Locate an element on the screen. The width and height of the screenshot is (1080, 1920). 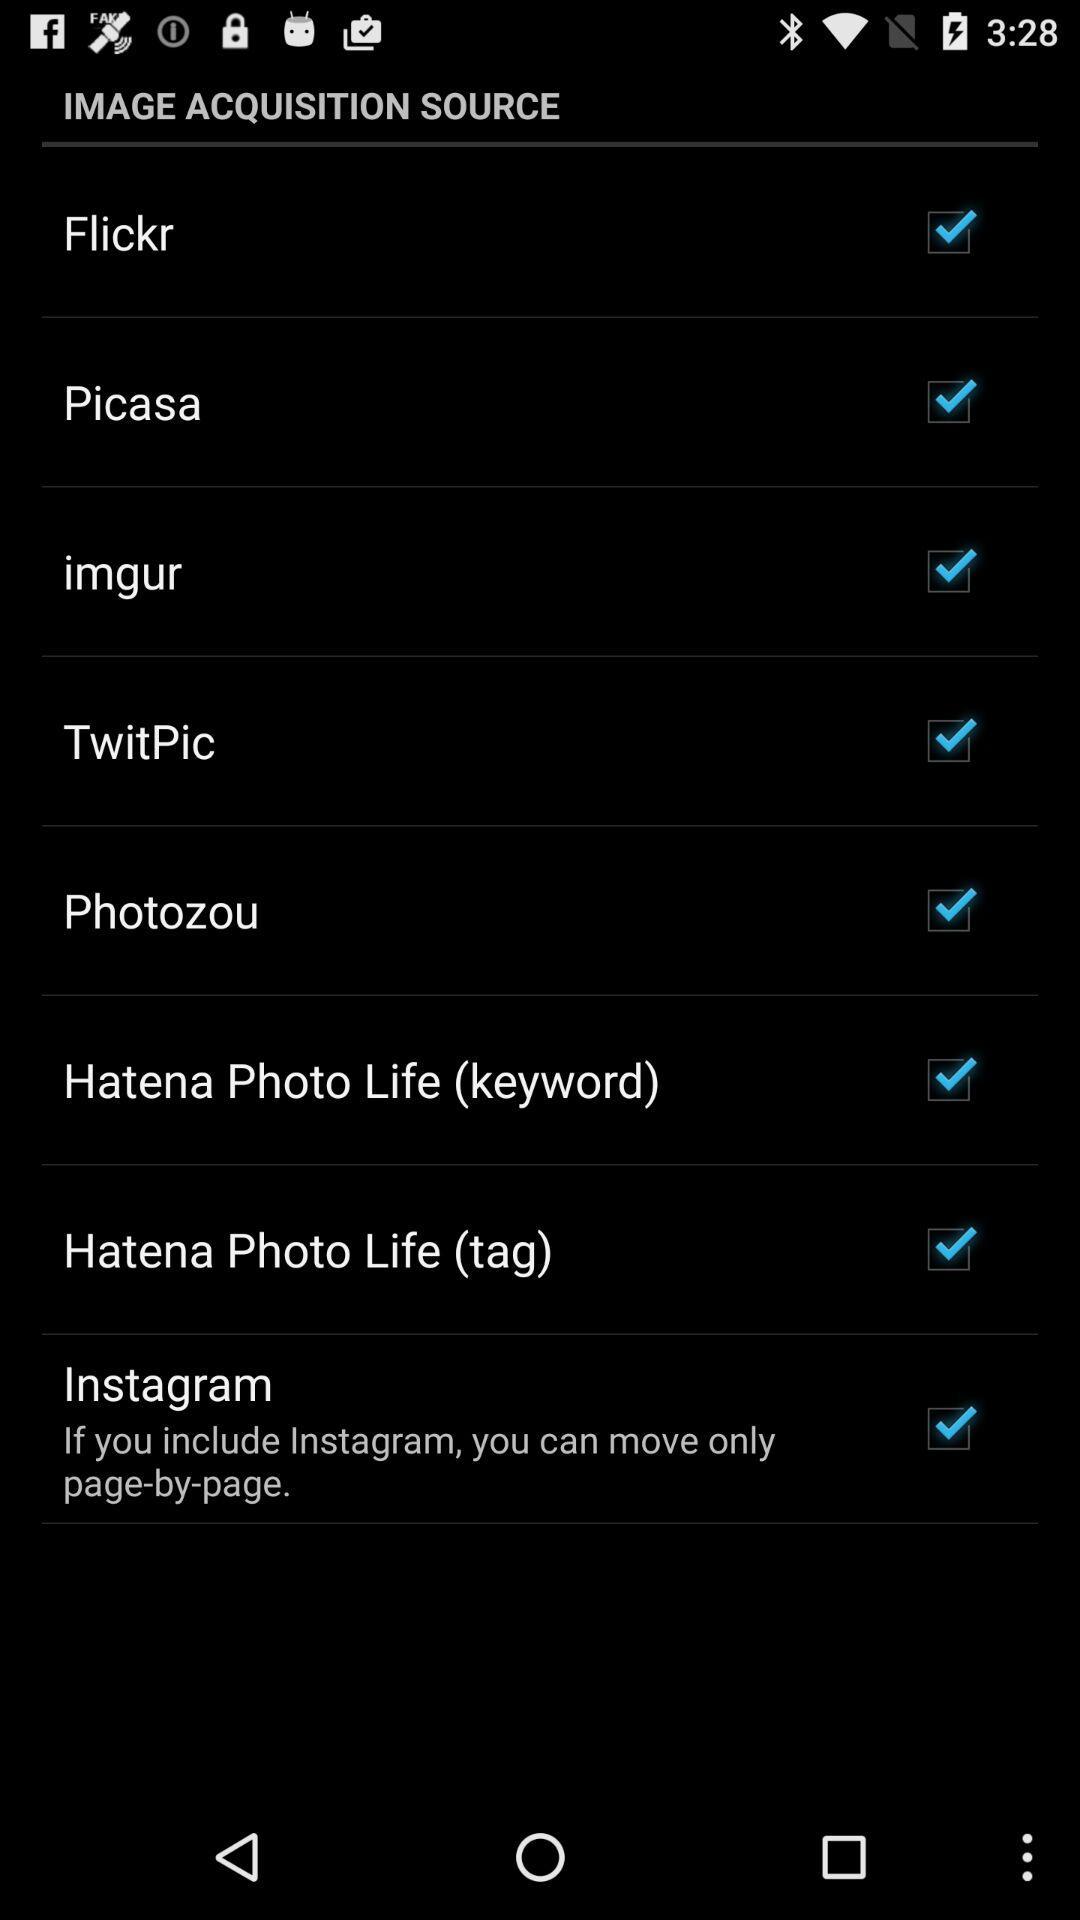
the picasa is located at coordinates (132, 400).